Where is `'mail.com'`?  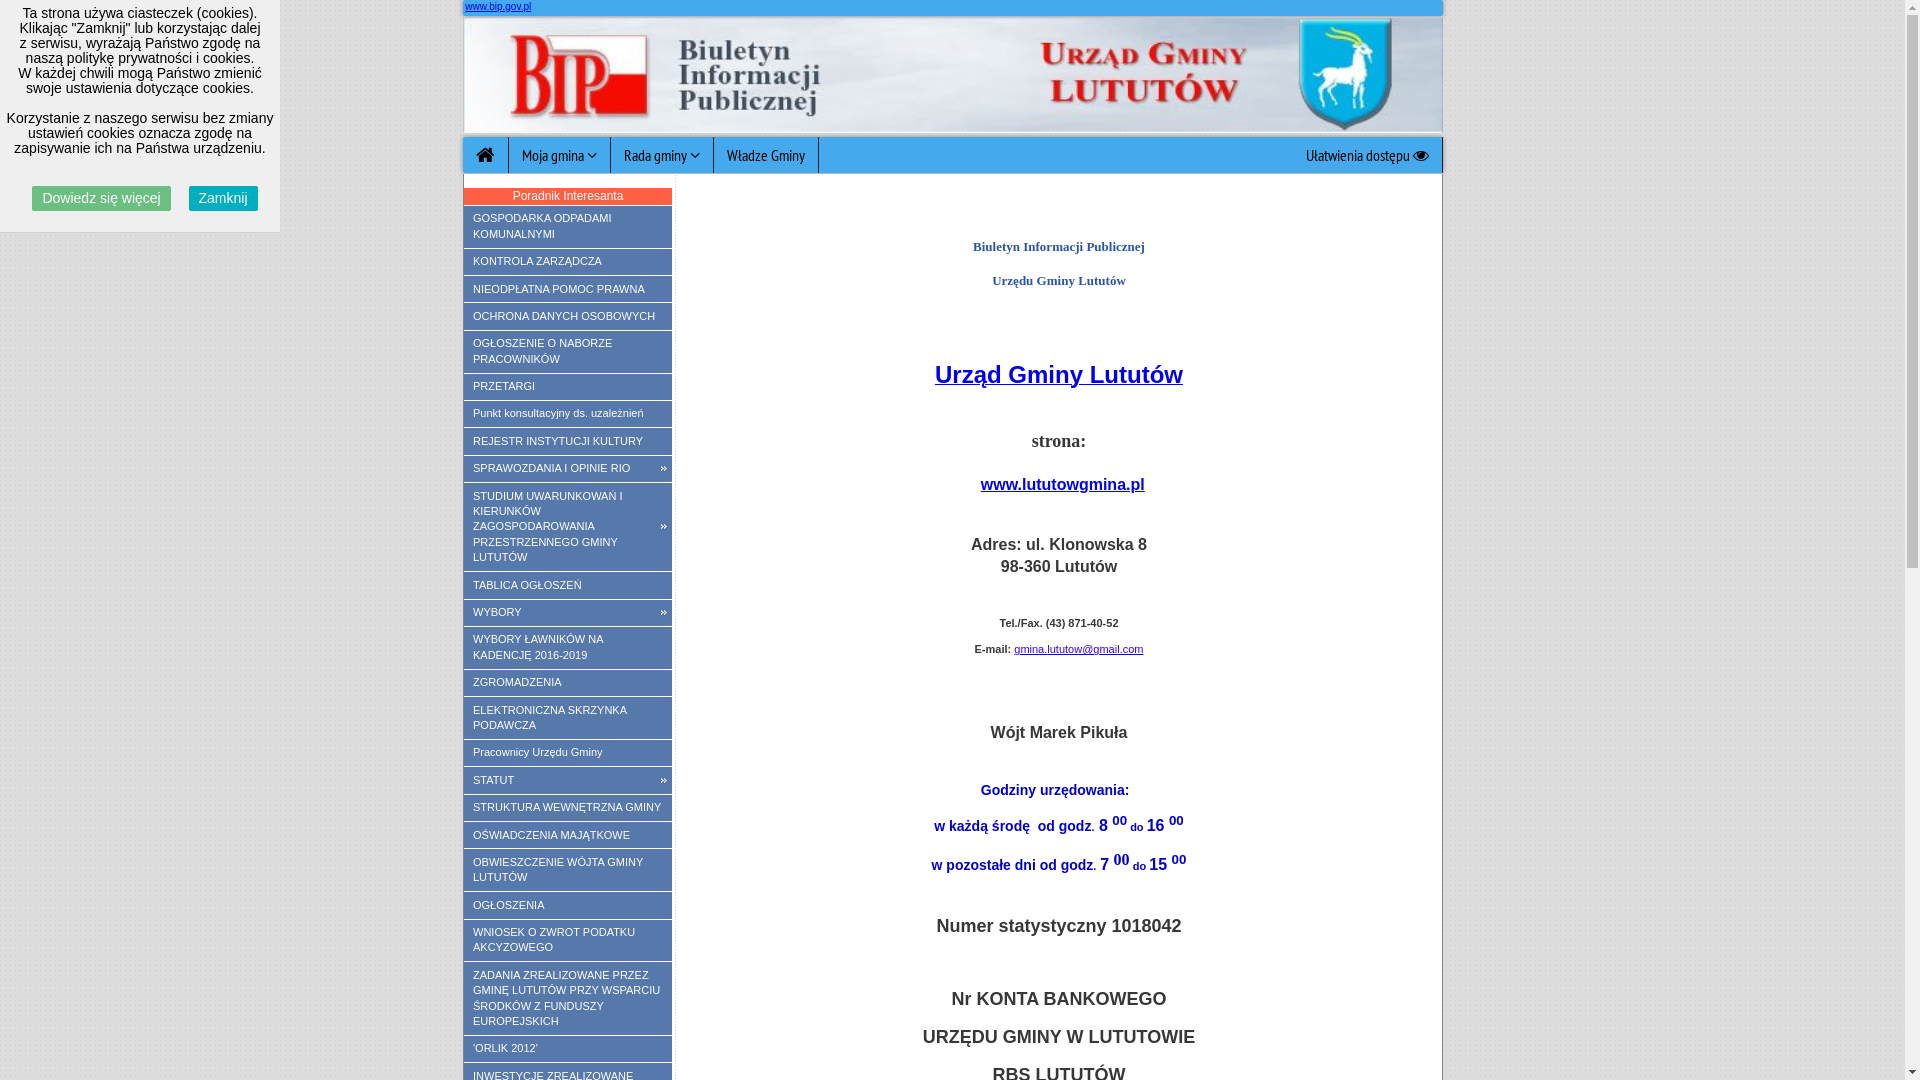 'mail.com' is located at coordinates (1121, 648).